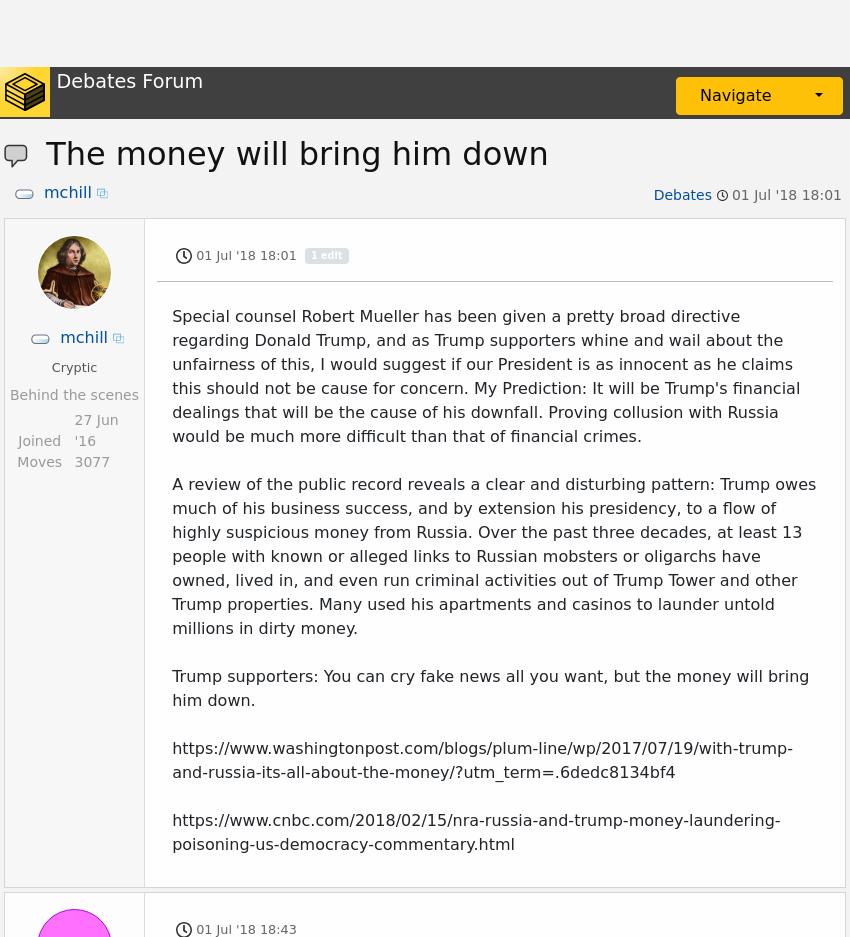  What do you see at coordinates (195, 93) in the screenshot?
I see `'02 Jul '18   17:31'` at bounding box center [195, 93].